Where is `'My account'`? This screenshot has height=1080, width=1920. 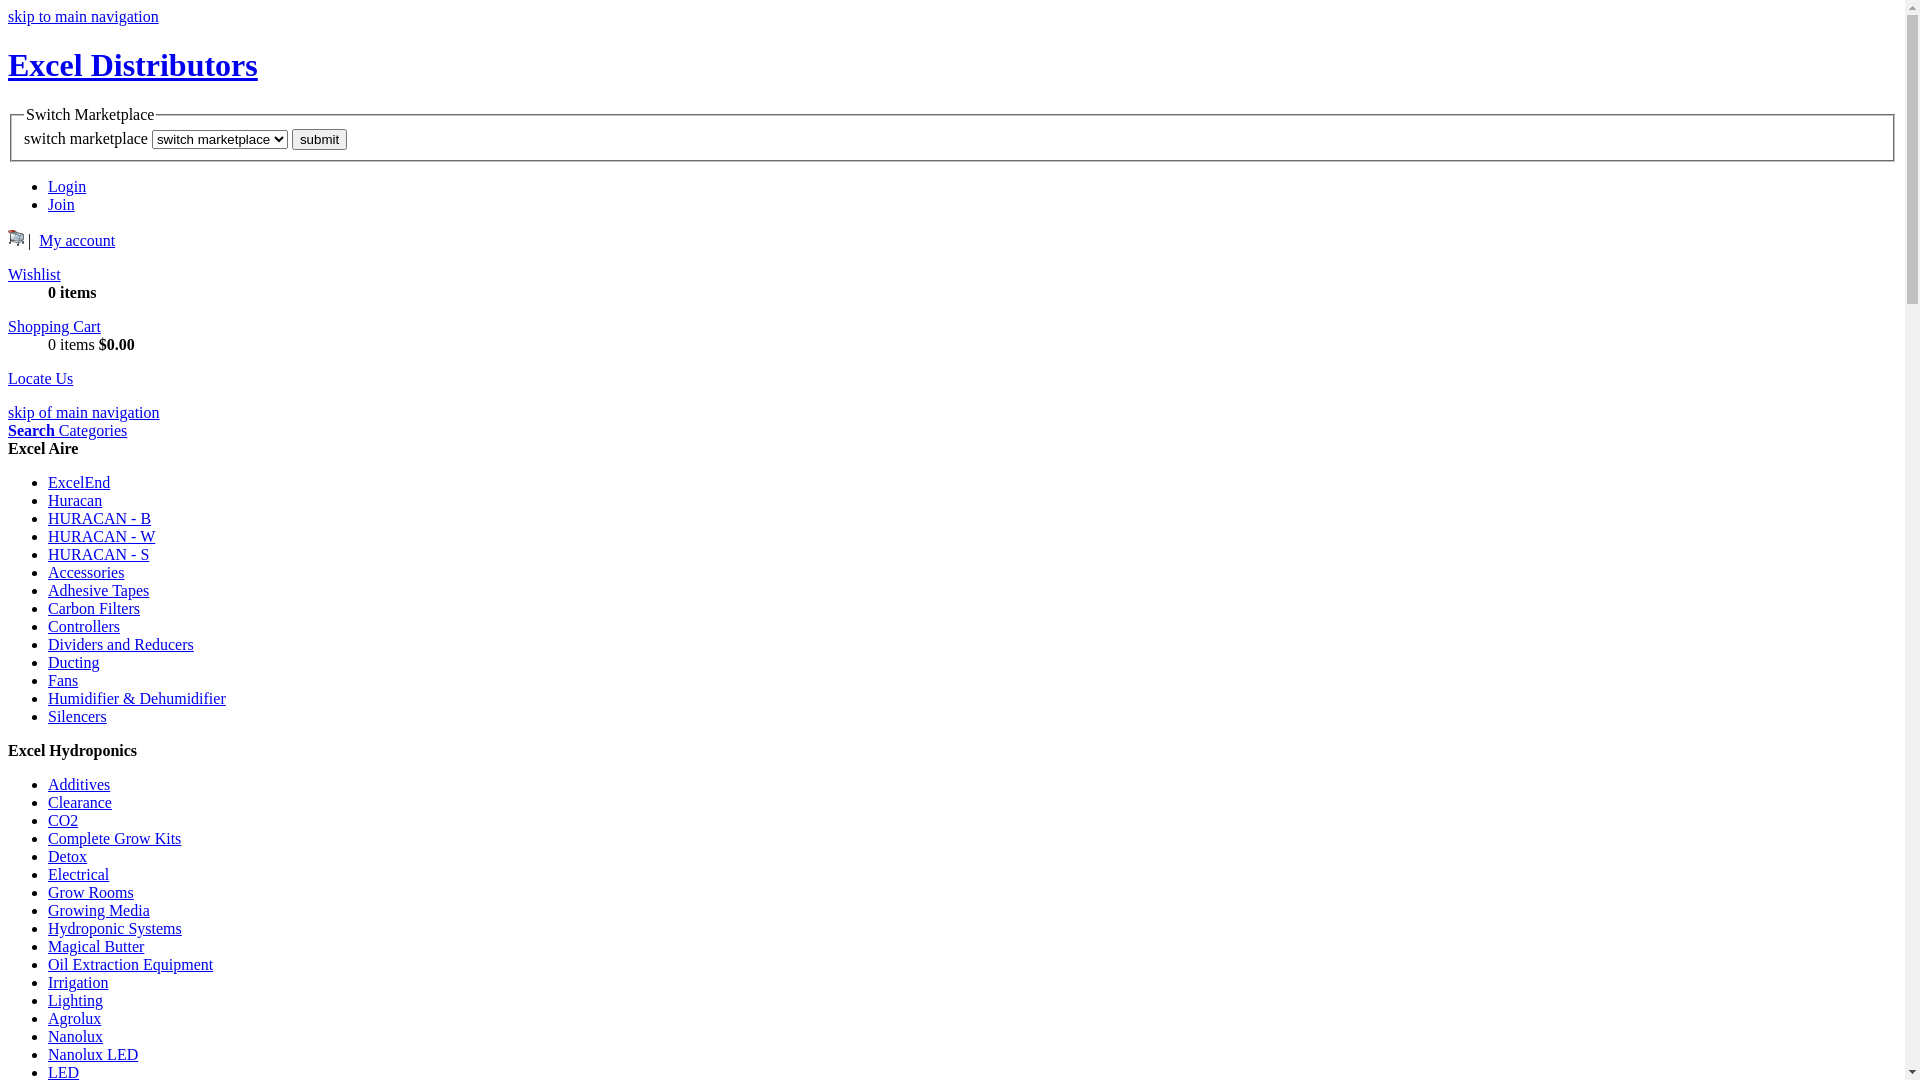
'My account' is located at coordinates (38, 239).